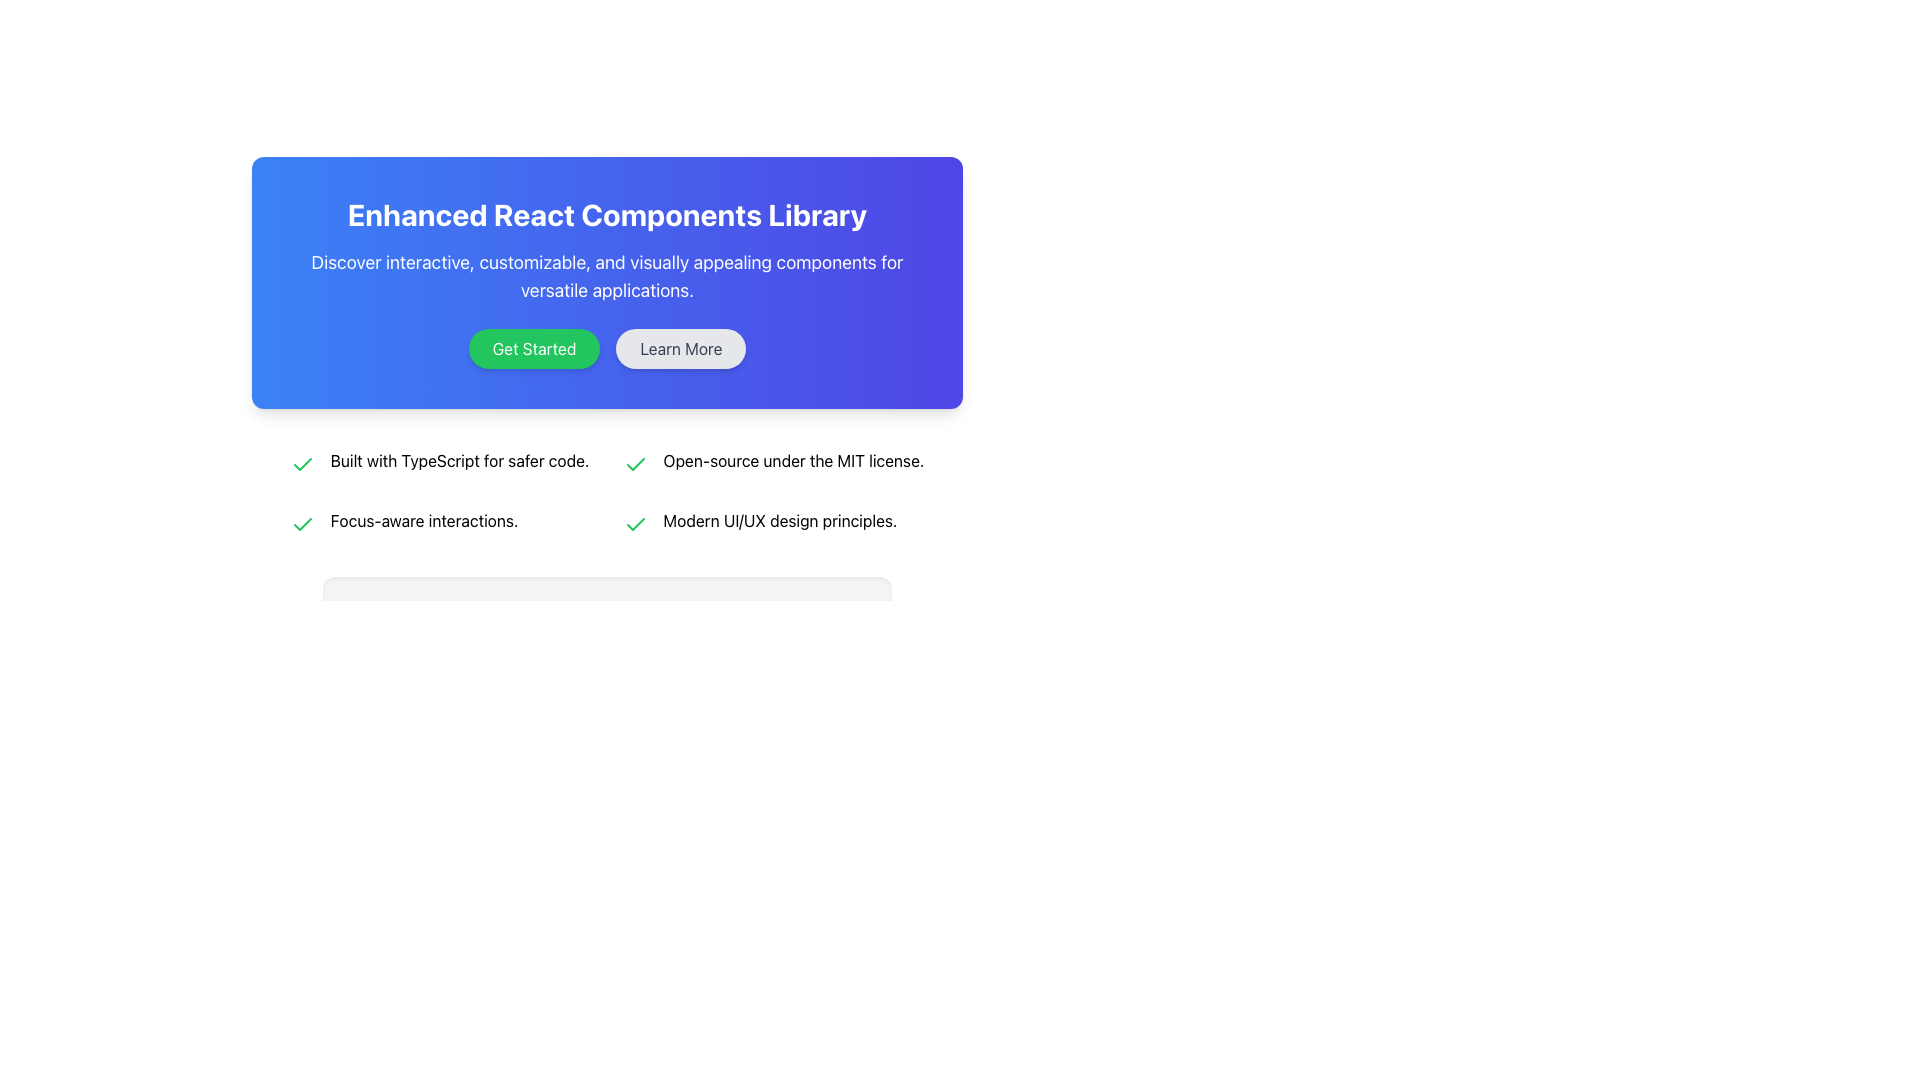 The width and height of the screenshot is (1920, 1080). Describe the element at coordinates (634, 523) in the screenshot. I see `the validation icon that indicates 'Built with TypeScript for safer code.' located to the left of the corresponding text` at that location.